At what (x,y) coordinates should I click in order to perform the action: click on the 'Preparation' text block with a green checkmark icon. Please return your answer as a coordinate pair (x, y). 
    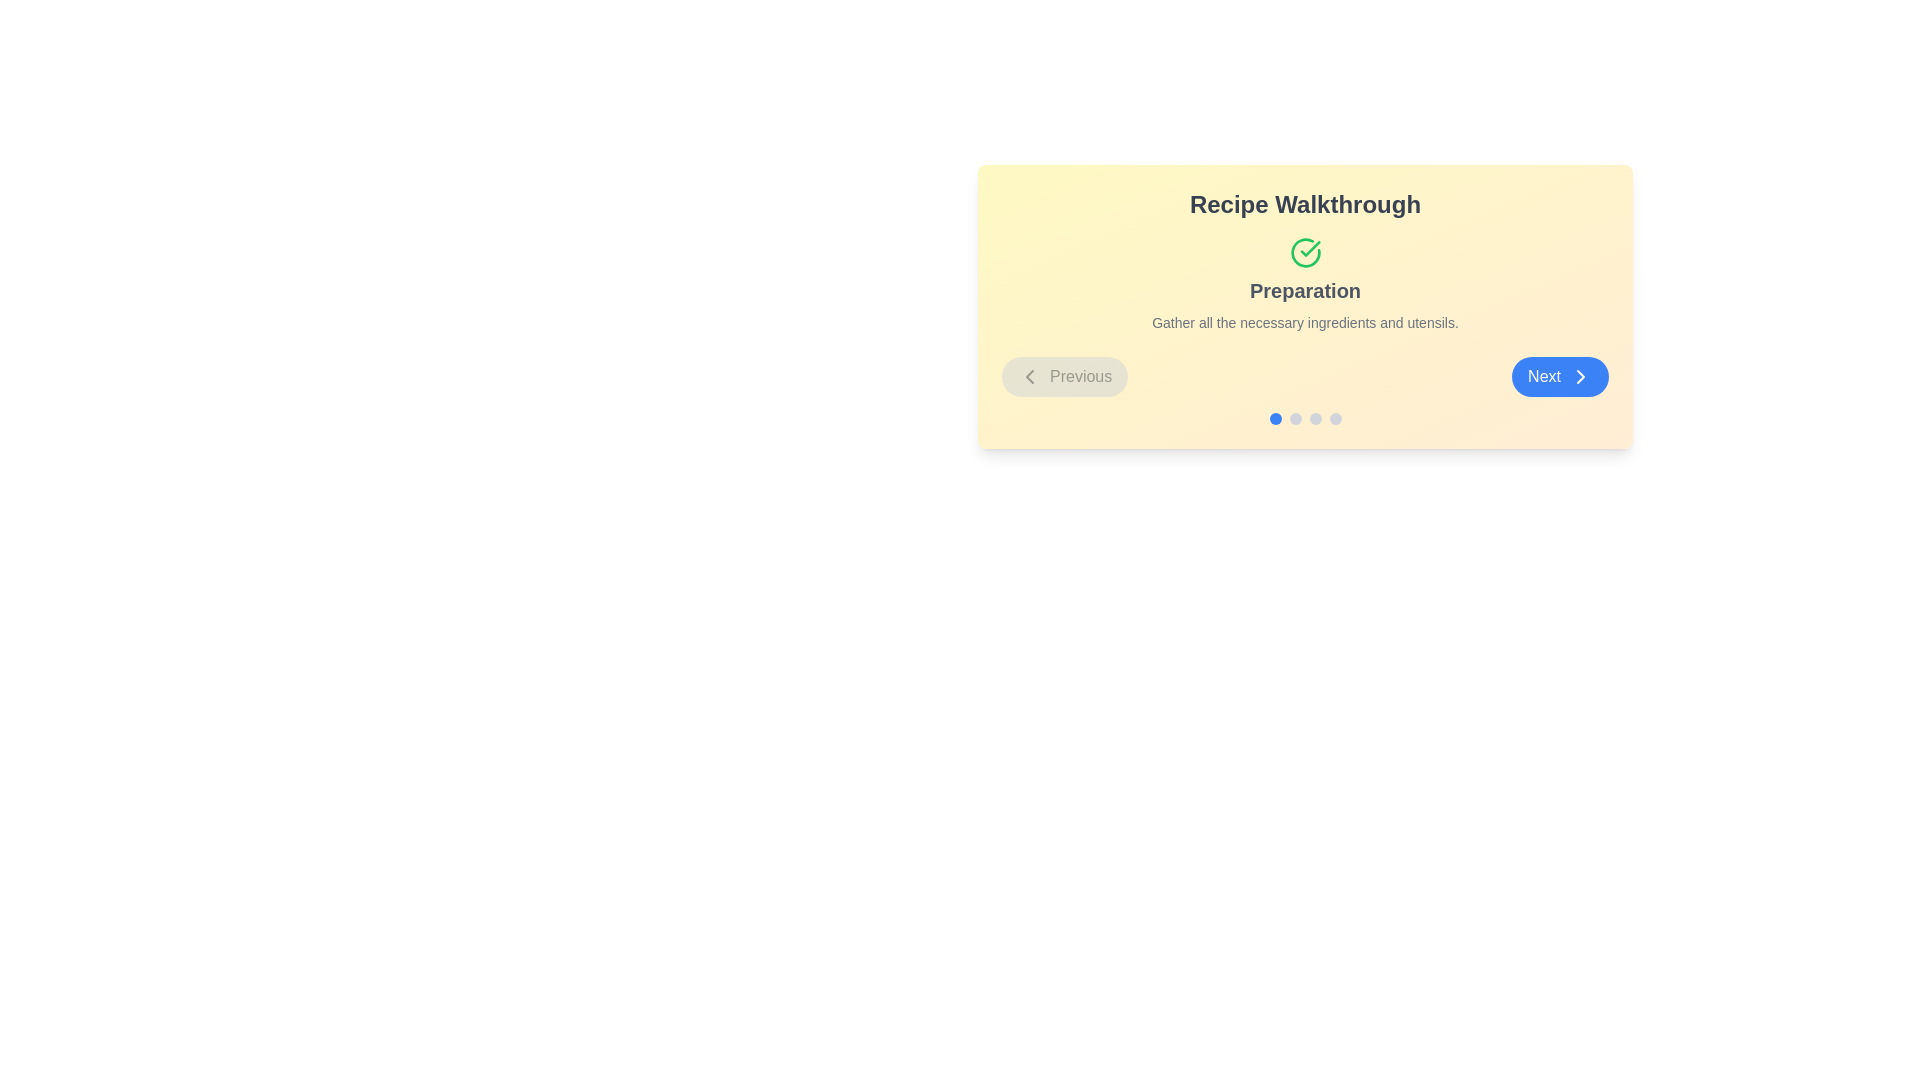
    Looking at the image, I should click on (1305, 285).